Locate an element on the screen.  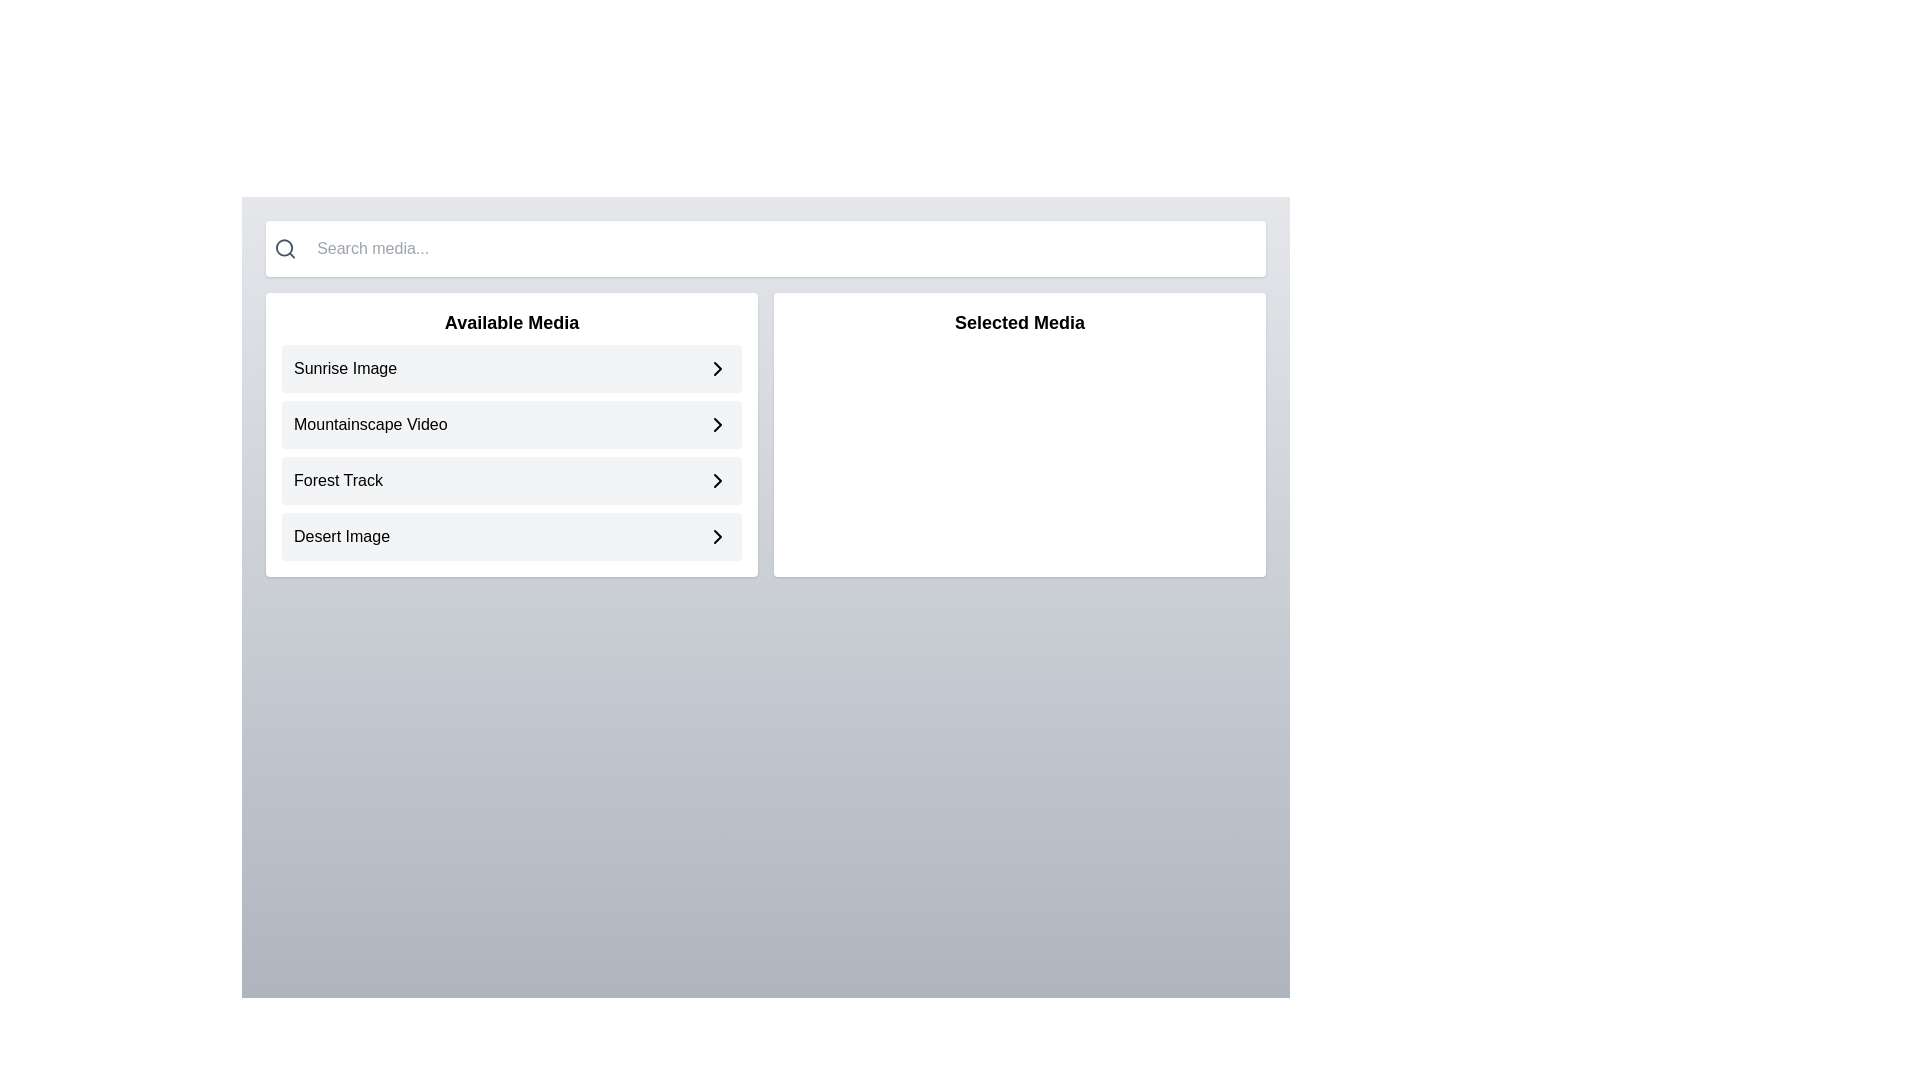
the selectable media option labeled 'Forest Track' is located at coordinates (512, 481).